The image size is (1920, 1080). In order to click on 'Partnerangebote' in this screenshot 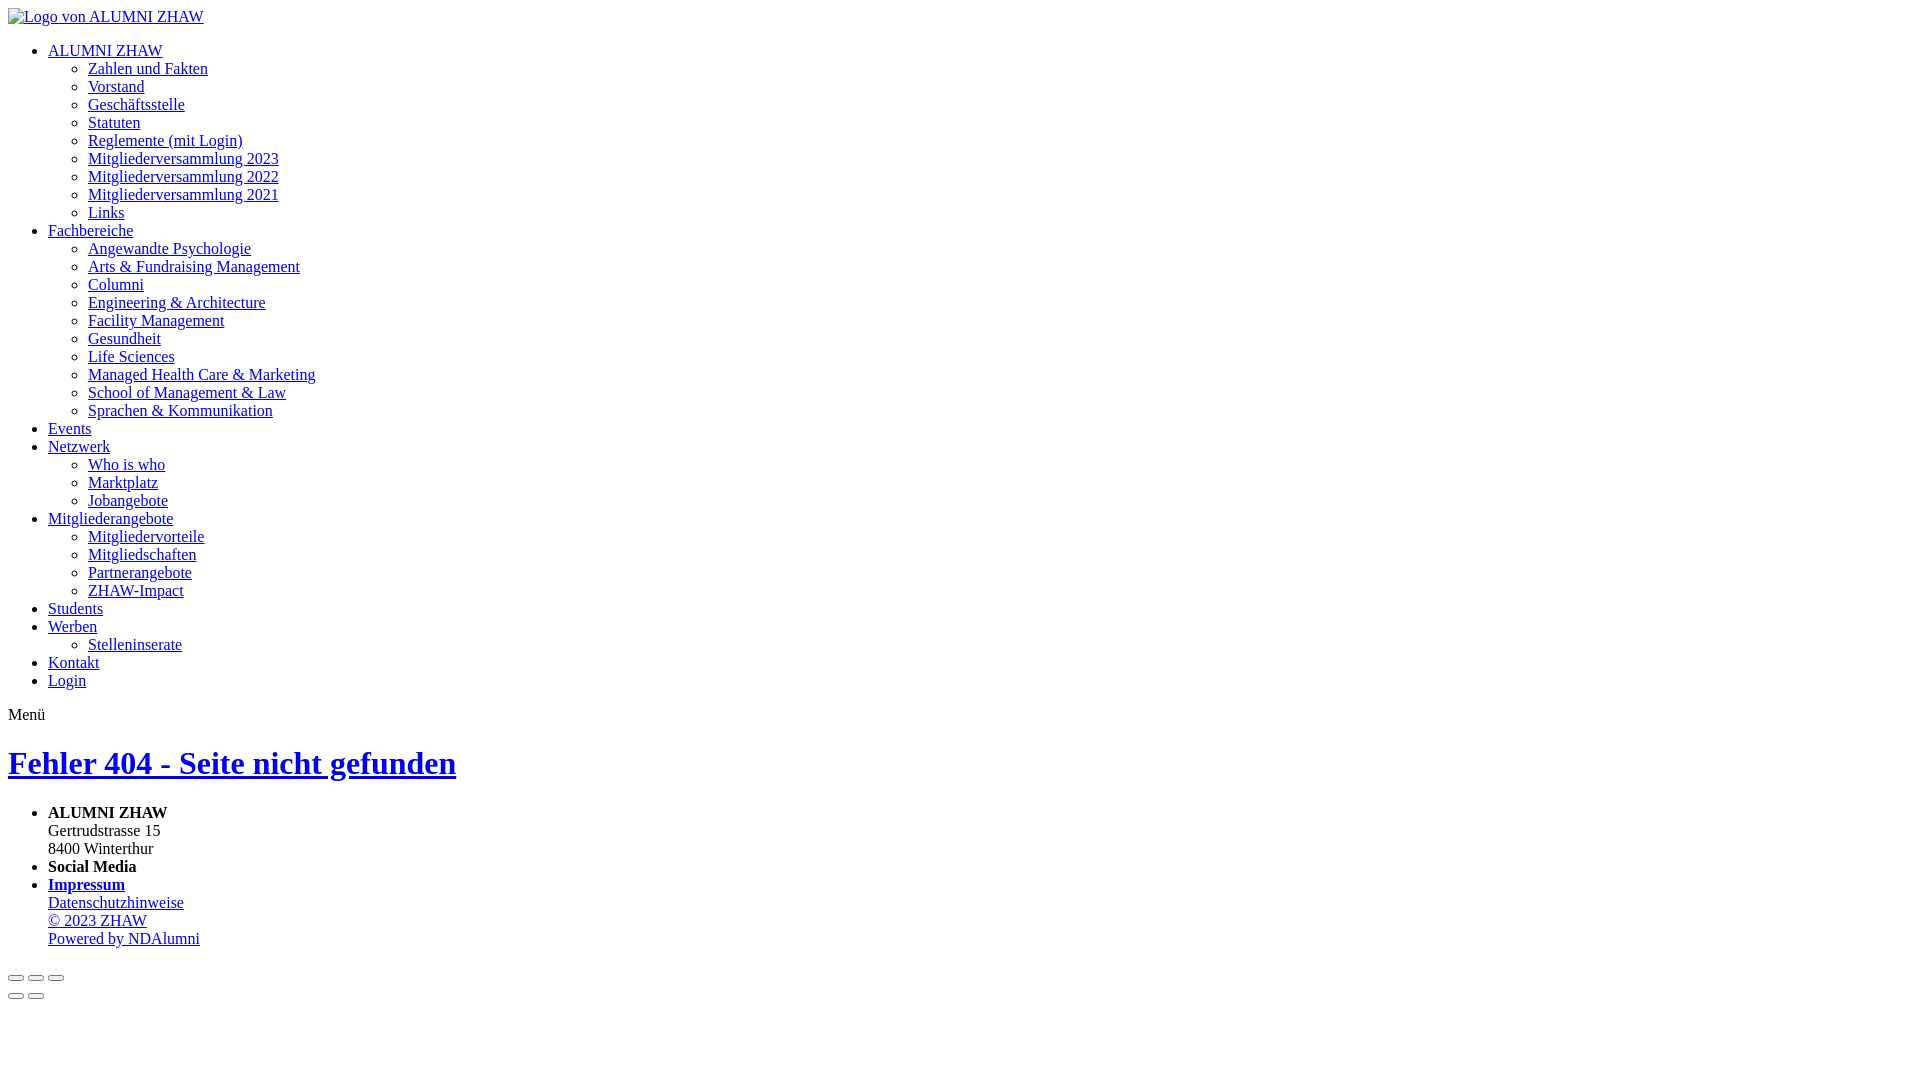, I will do `click(138, 572)`.